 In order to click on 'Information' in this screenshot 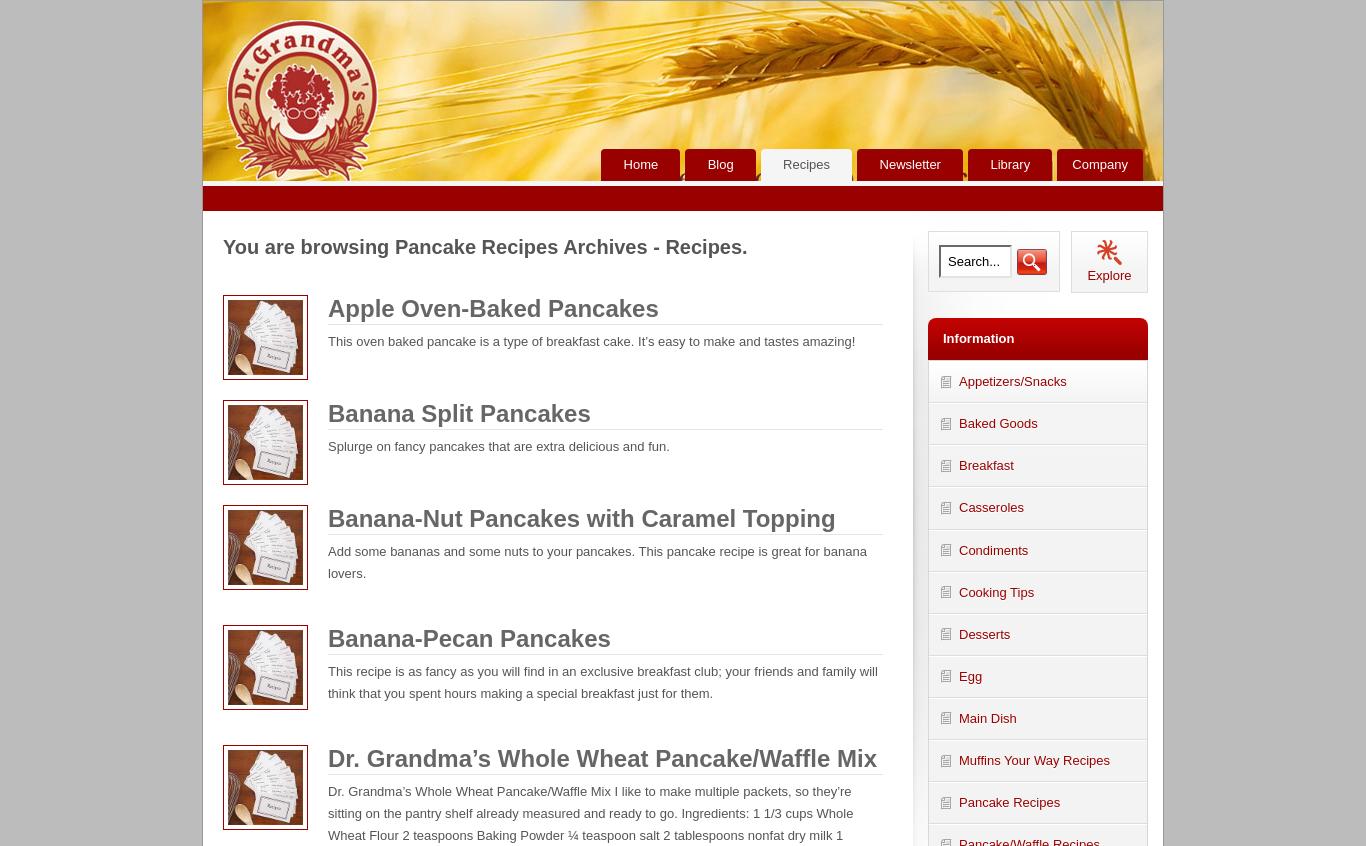, I will do `click(978, 337)`.